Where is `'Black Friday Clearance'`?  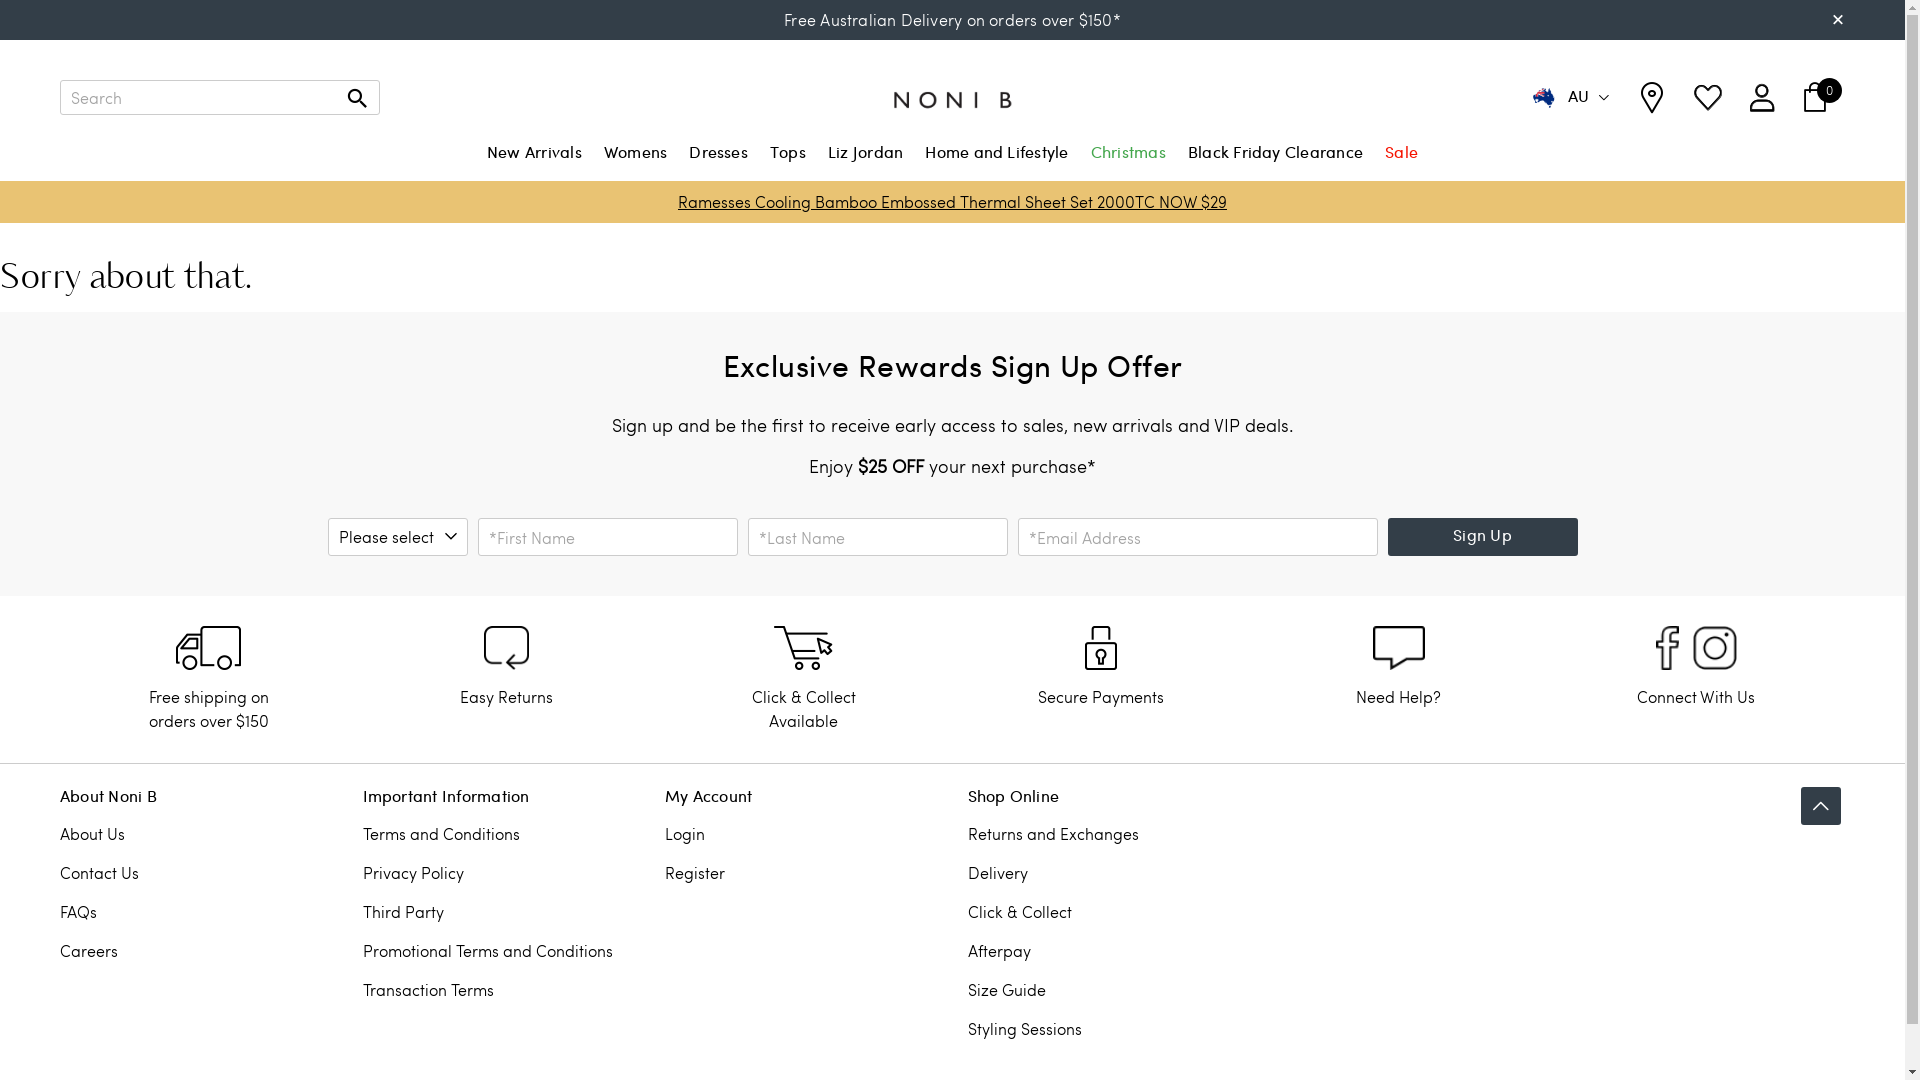 'Black Friday Clearance' is located at coordinates (1184, 161).